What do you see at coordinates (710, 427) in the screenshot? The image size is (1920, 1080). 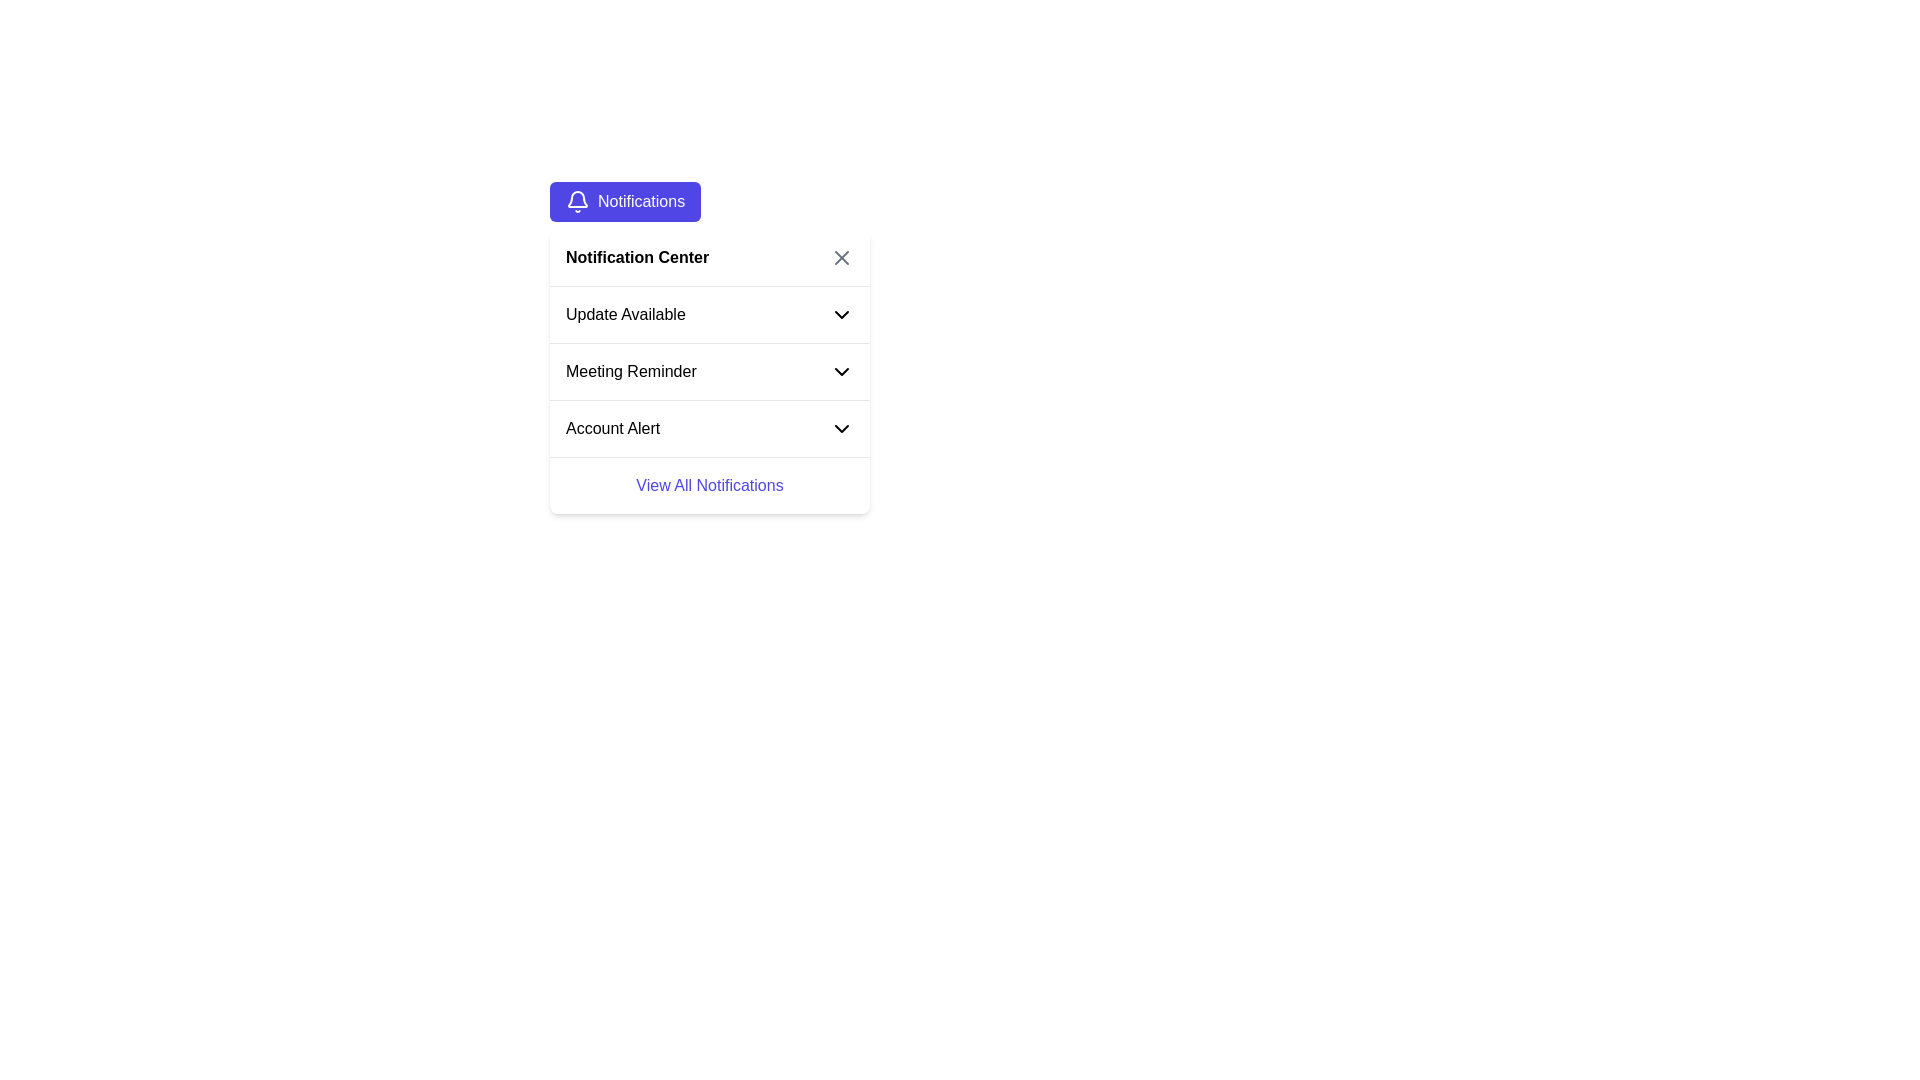 I see `the 'Account Alert' item in the Notification Center dropdown` at bounding box center [710, 427].